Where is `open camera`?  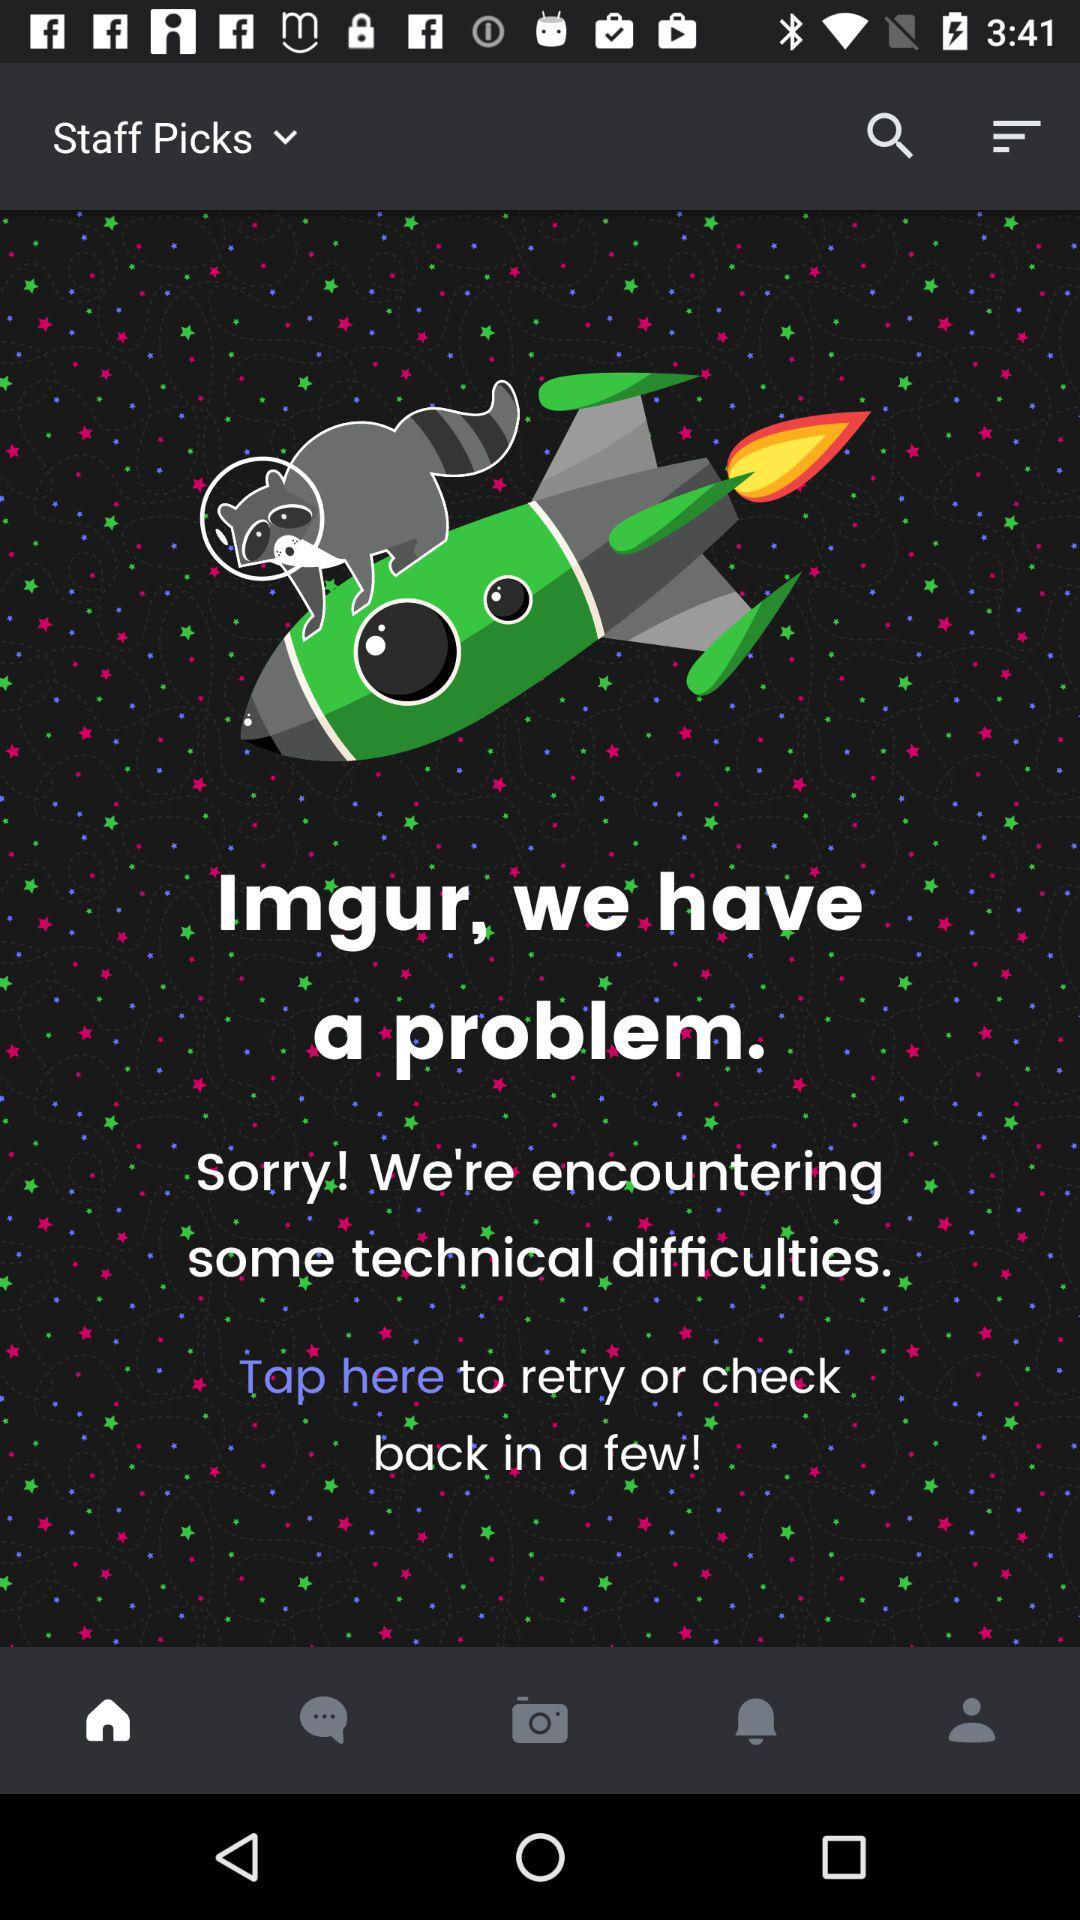 open camera is located at coordinates (540, 1719).